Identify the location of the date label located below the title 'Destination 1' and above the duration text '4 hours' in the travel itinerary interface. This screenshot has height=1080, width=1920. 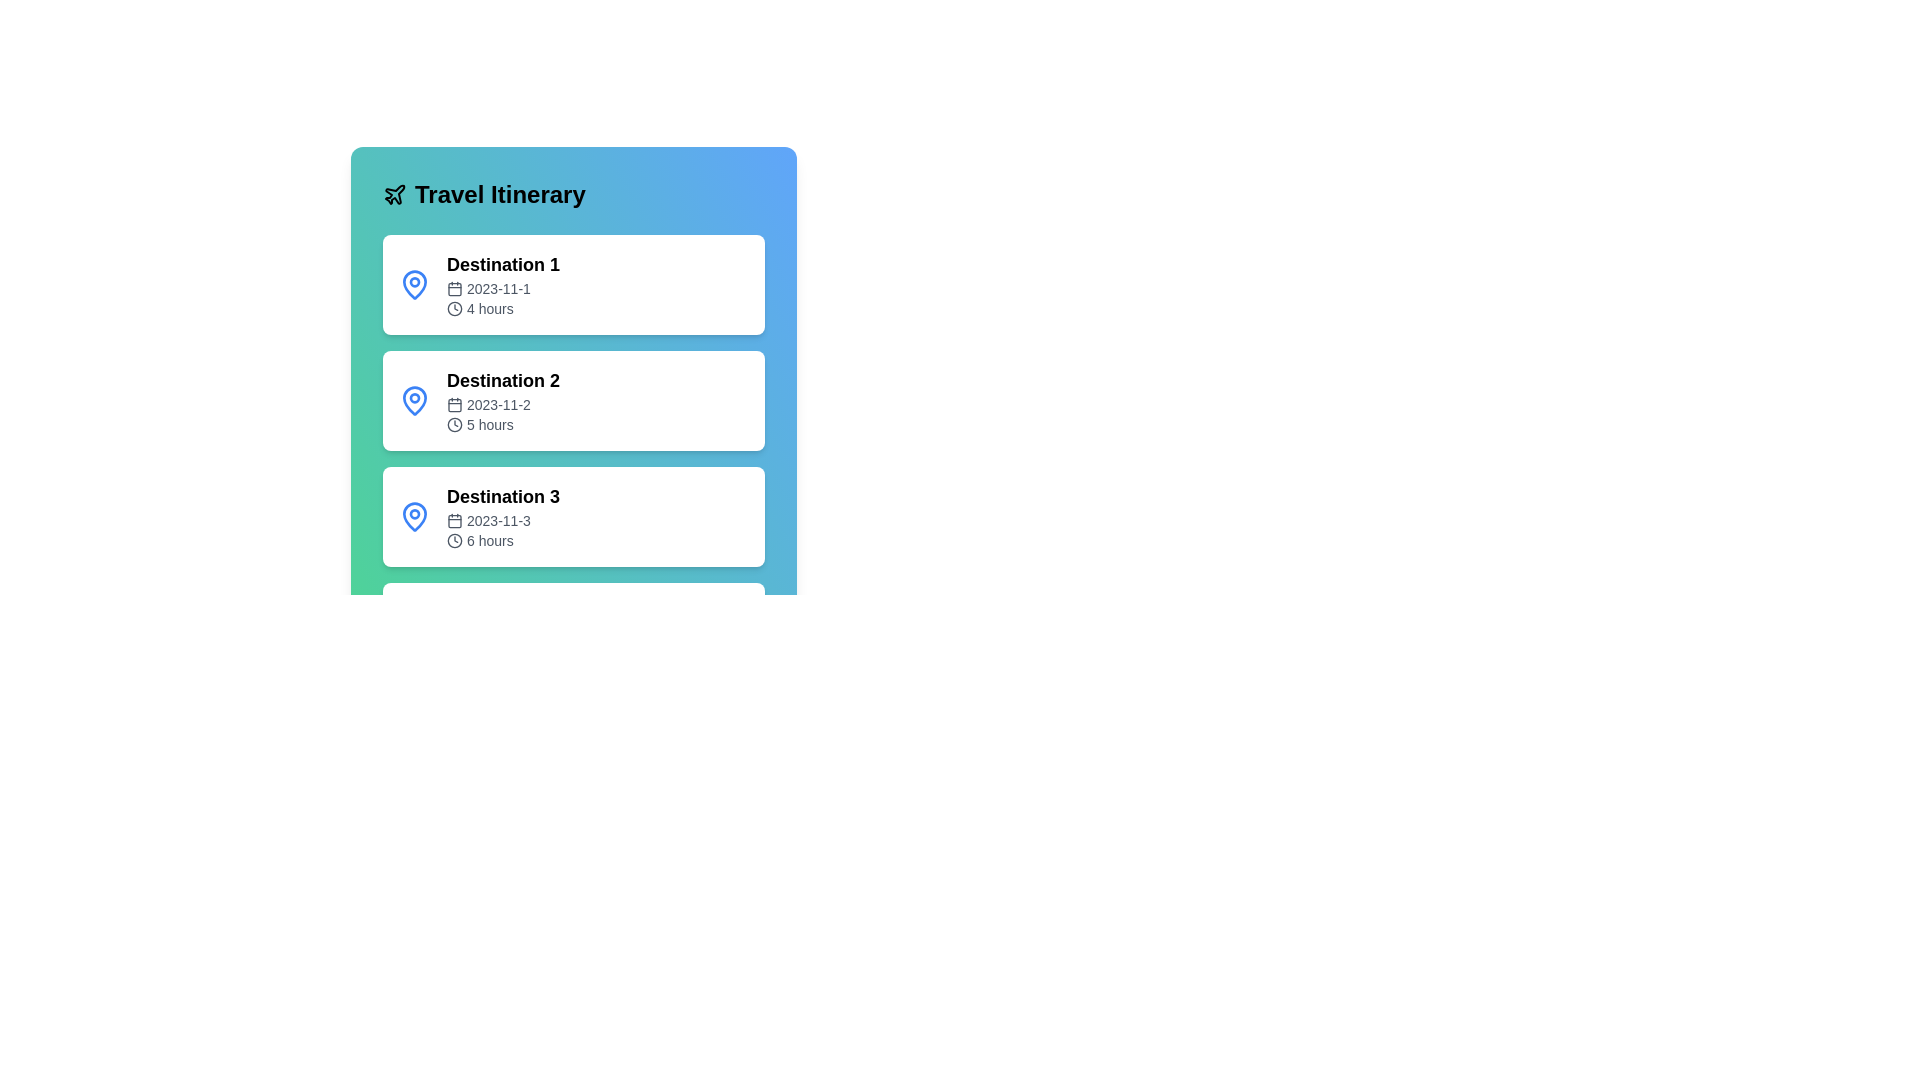
(503, 289).